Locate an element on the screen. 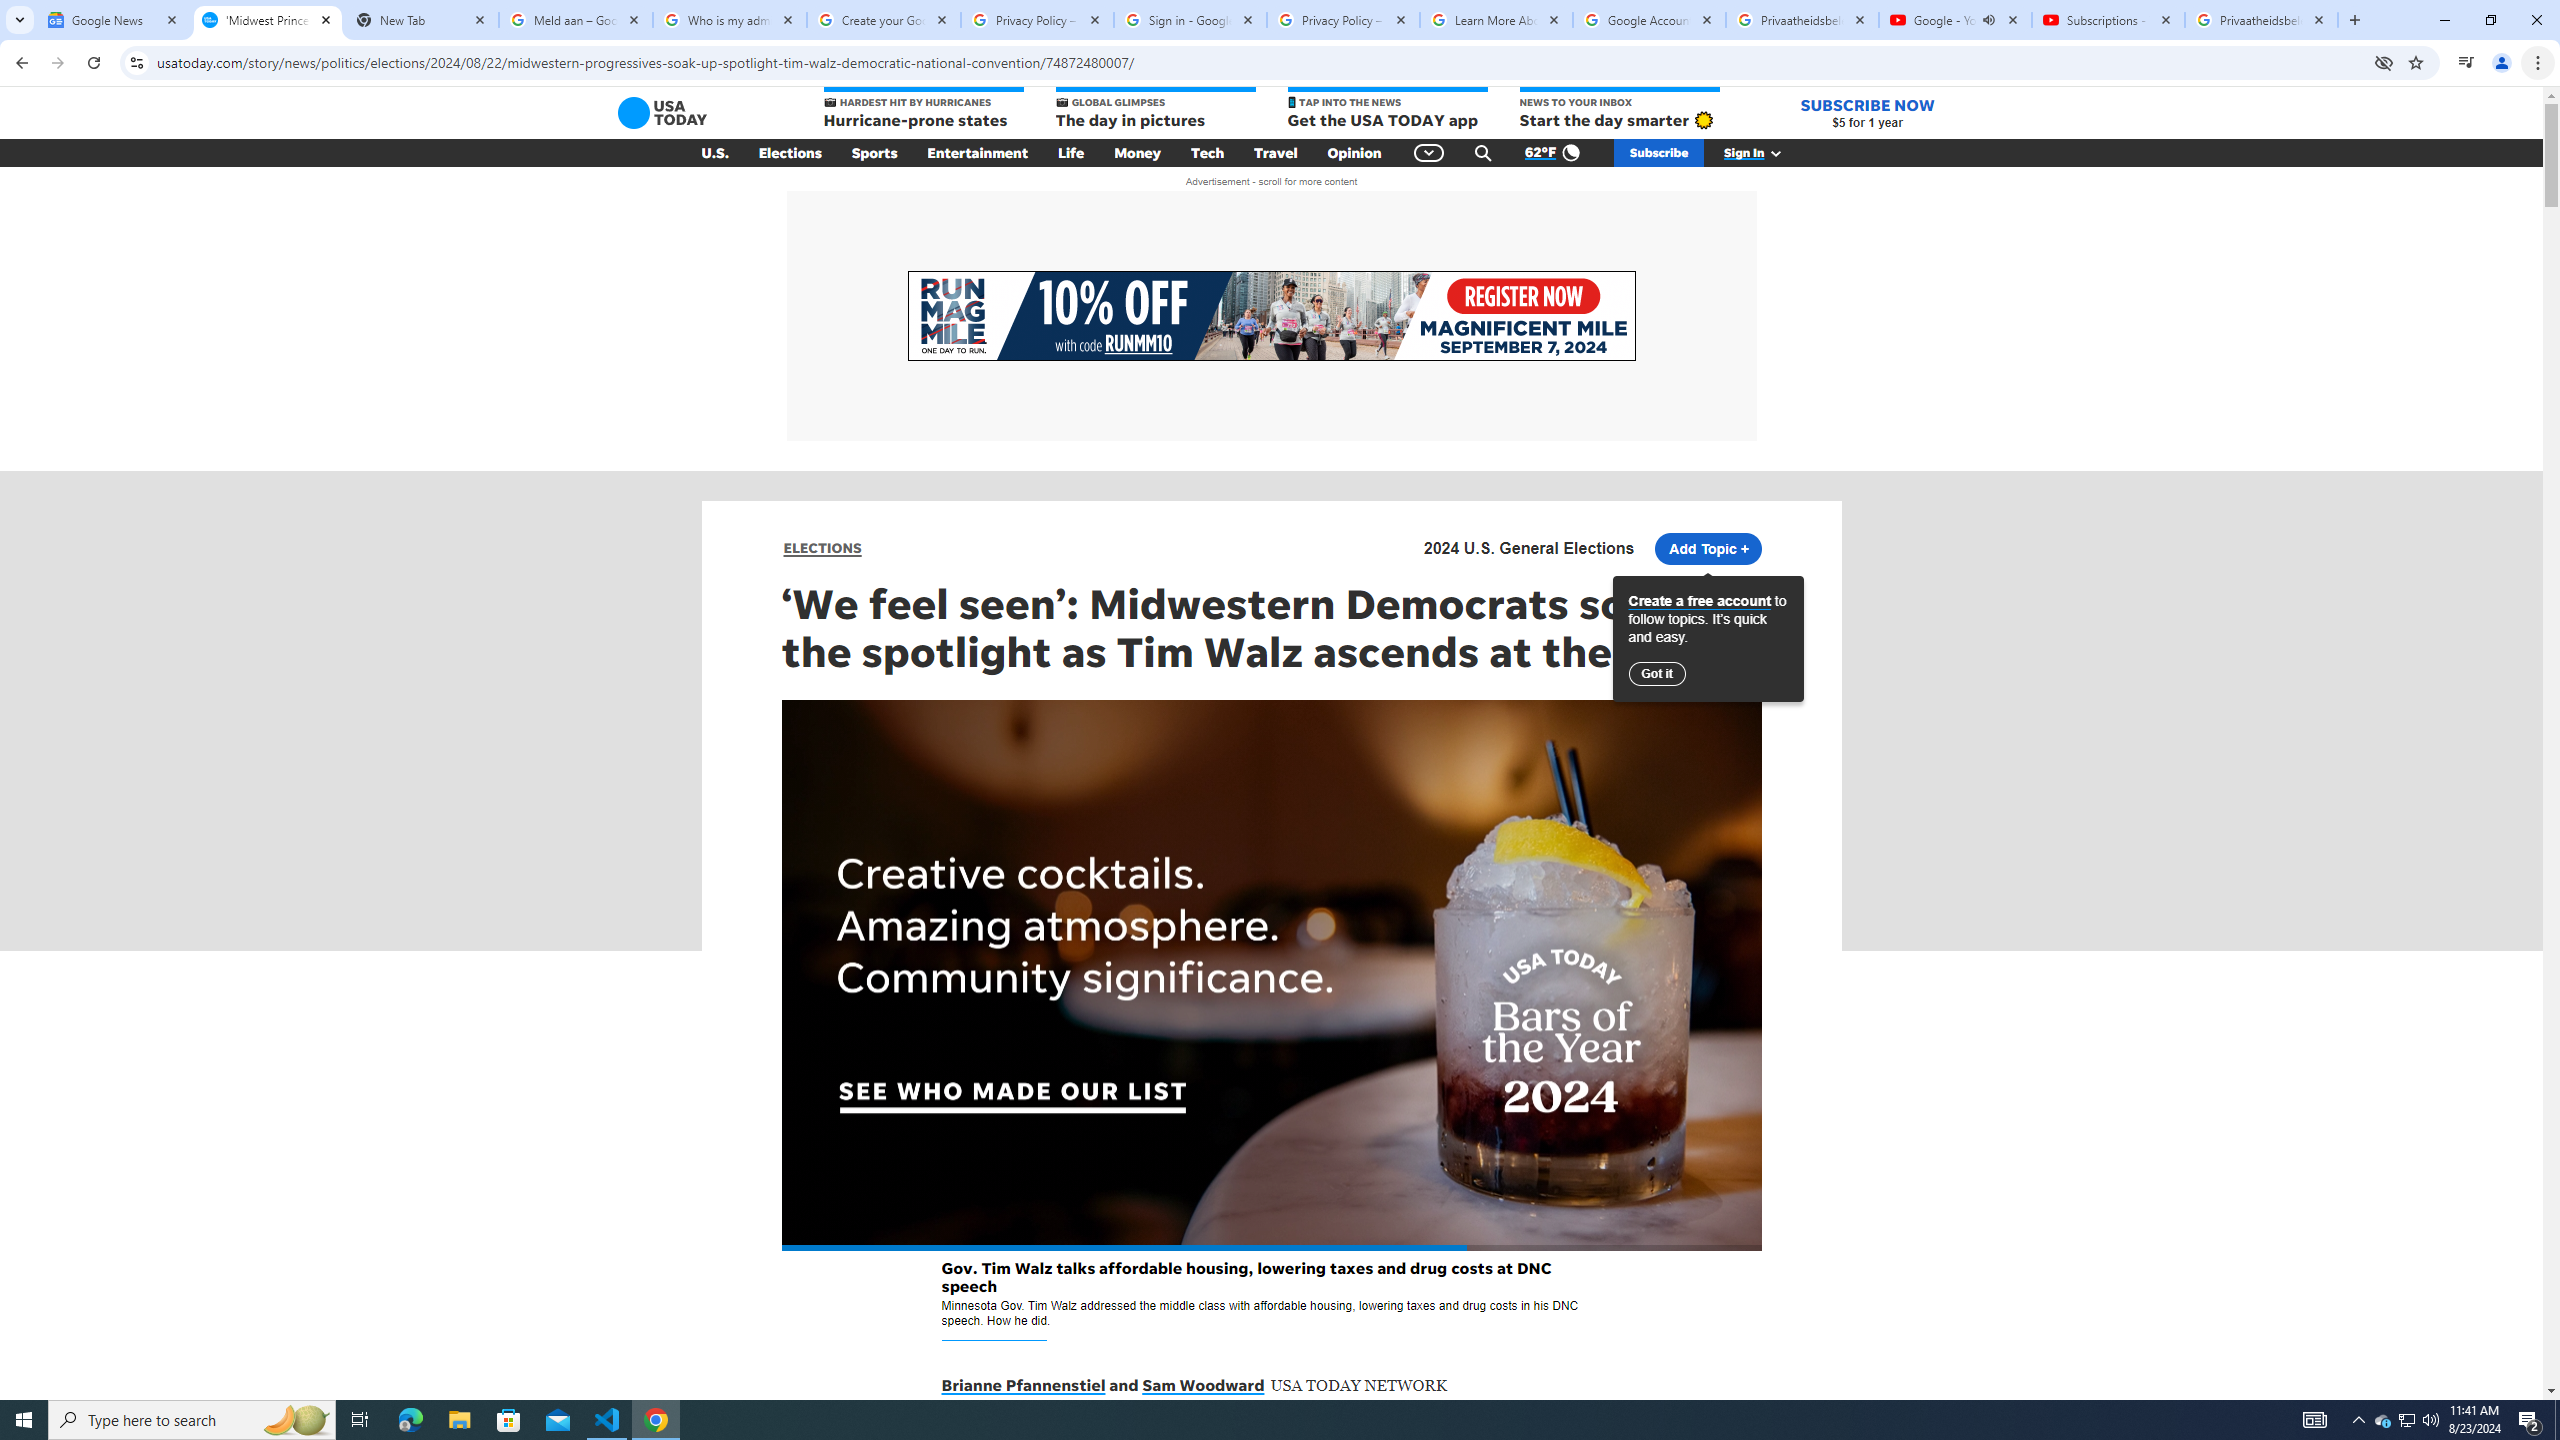 The image size is (2560, 1440). 'Restore' is located at coordinates (2490, 19).